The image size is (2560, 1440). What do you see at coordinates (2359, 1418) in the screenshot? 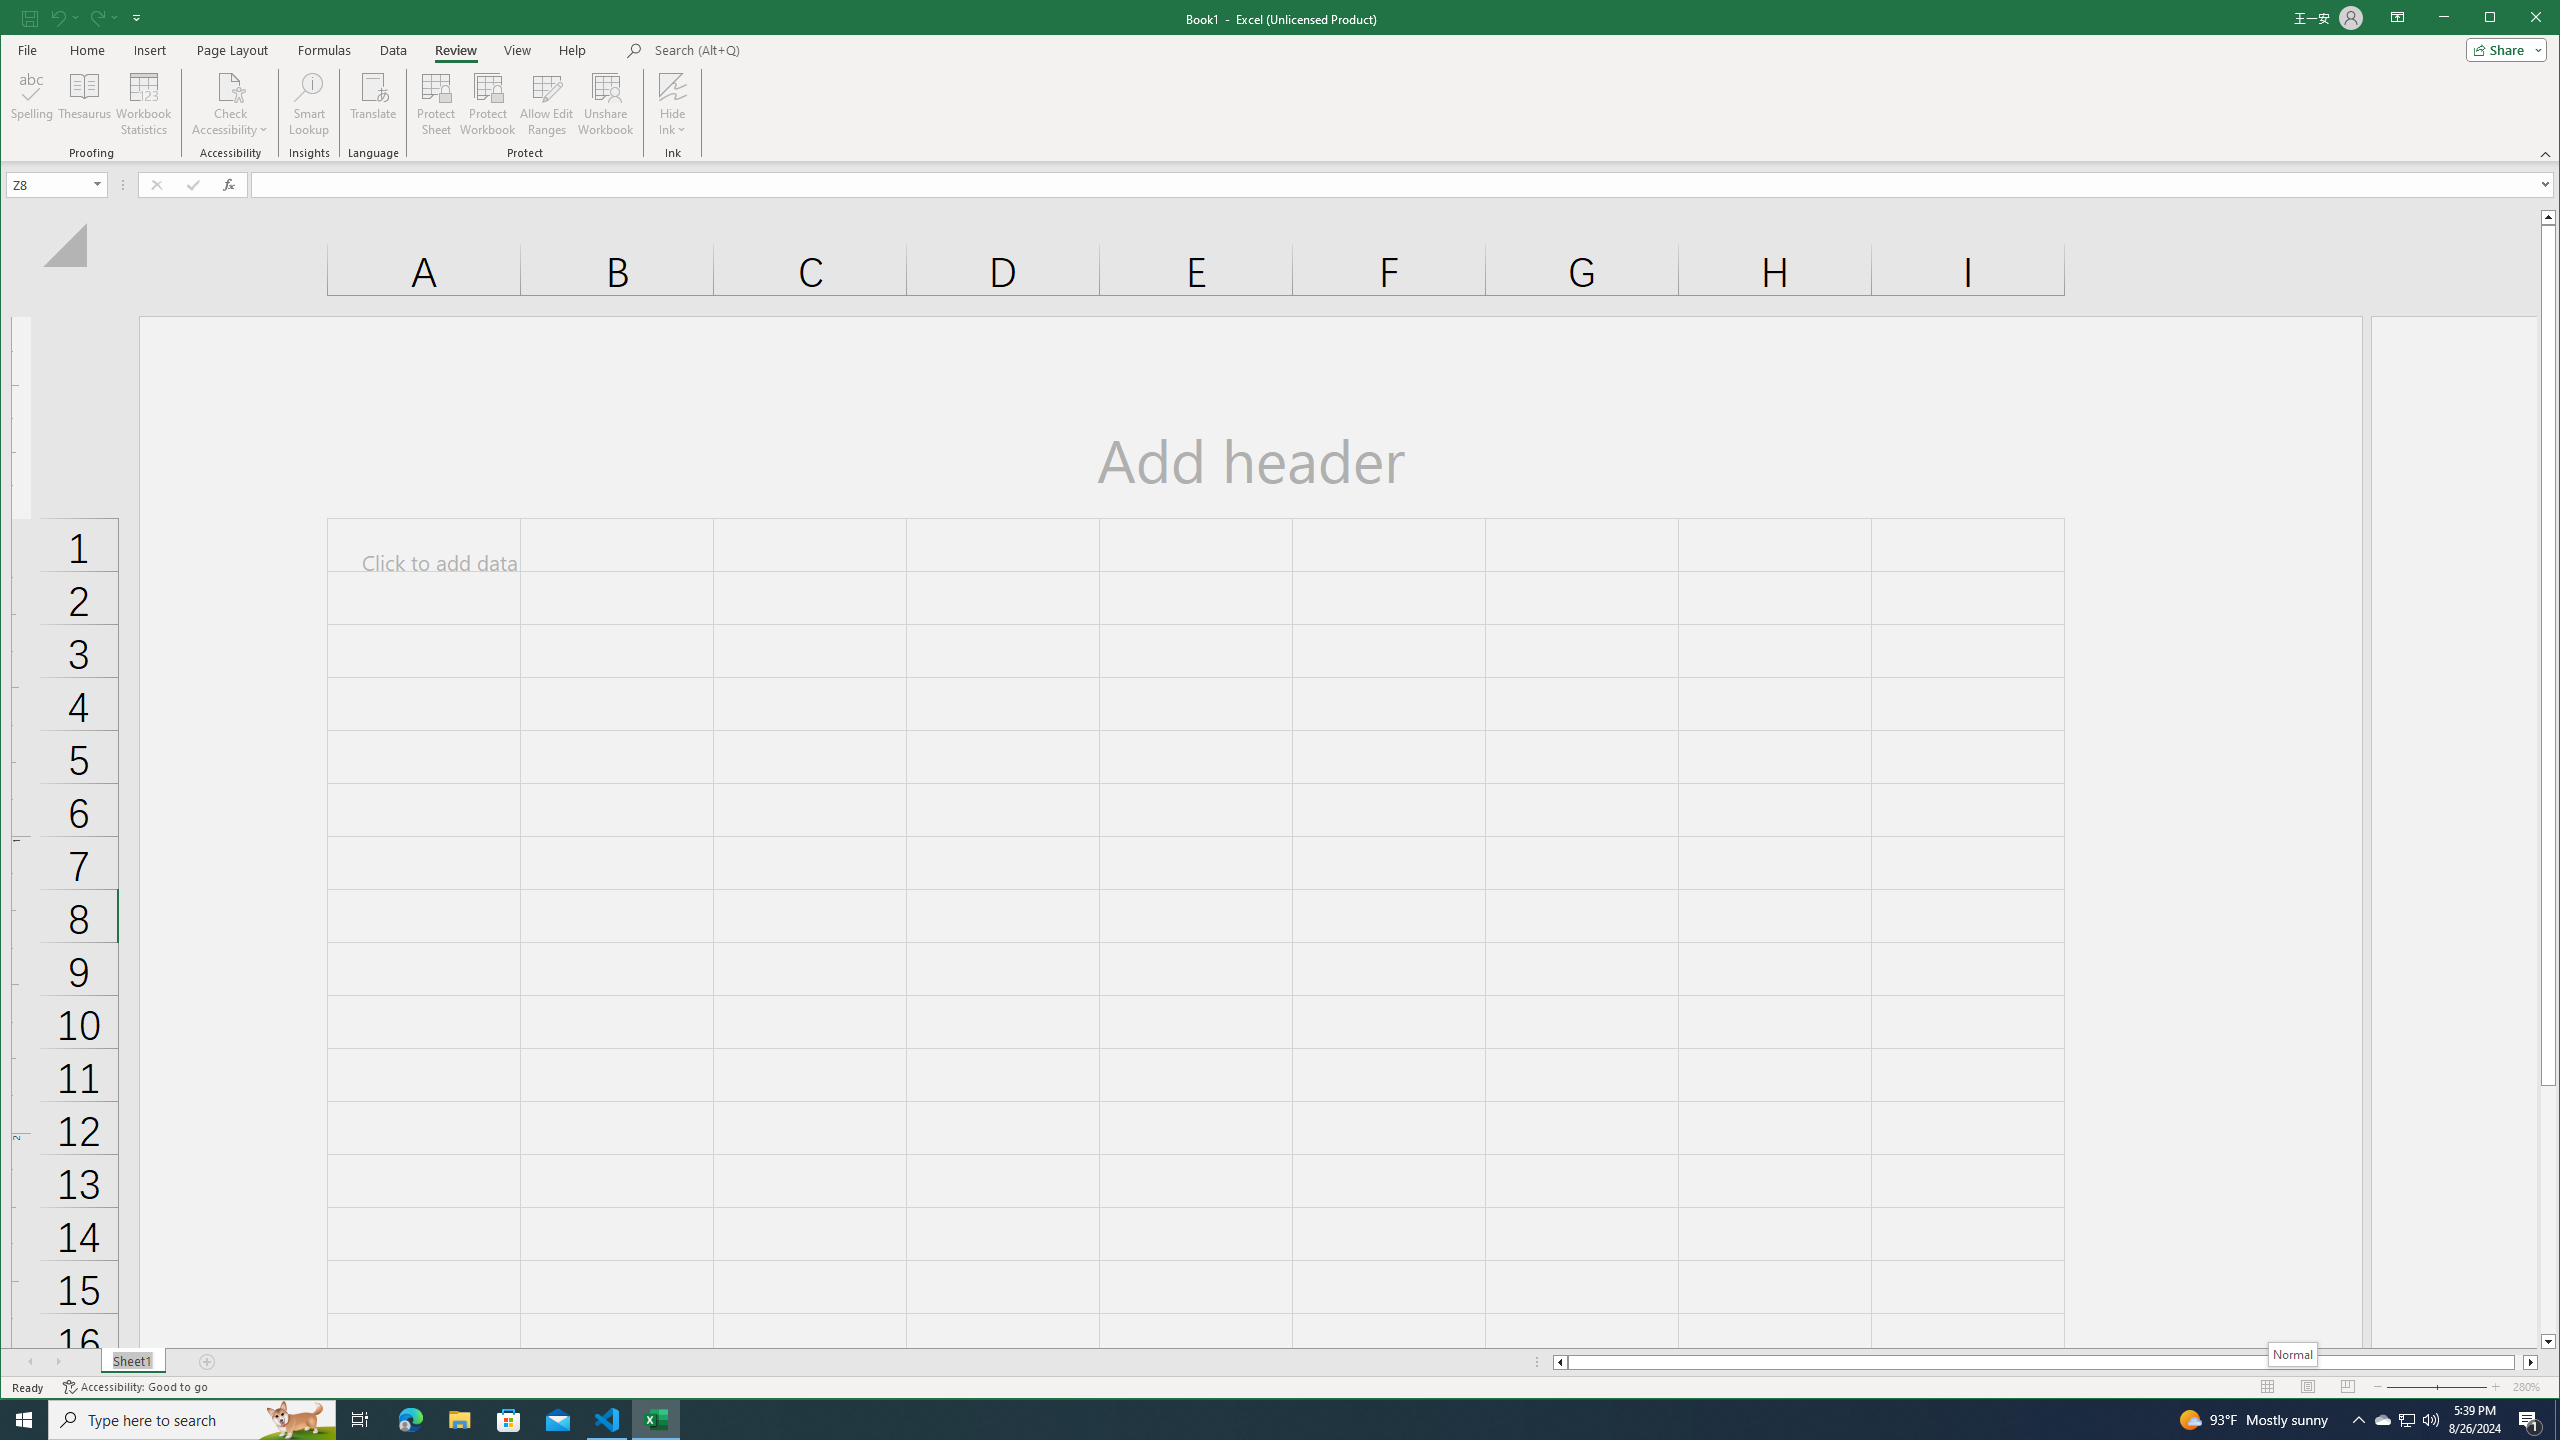
I see `'Notification Chevron'` at bounding box center [2359, 1418].